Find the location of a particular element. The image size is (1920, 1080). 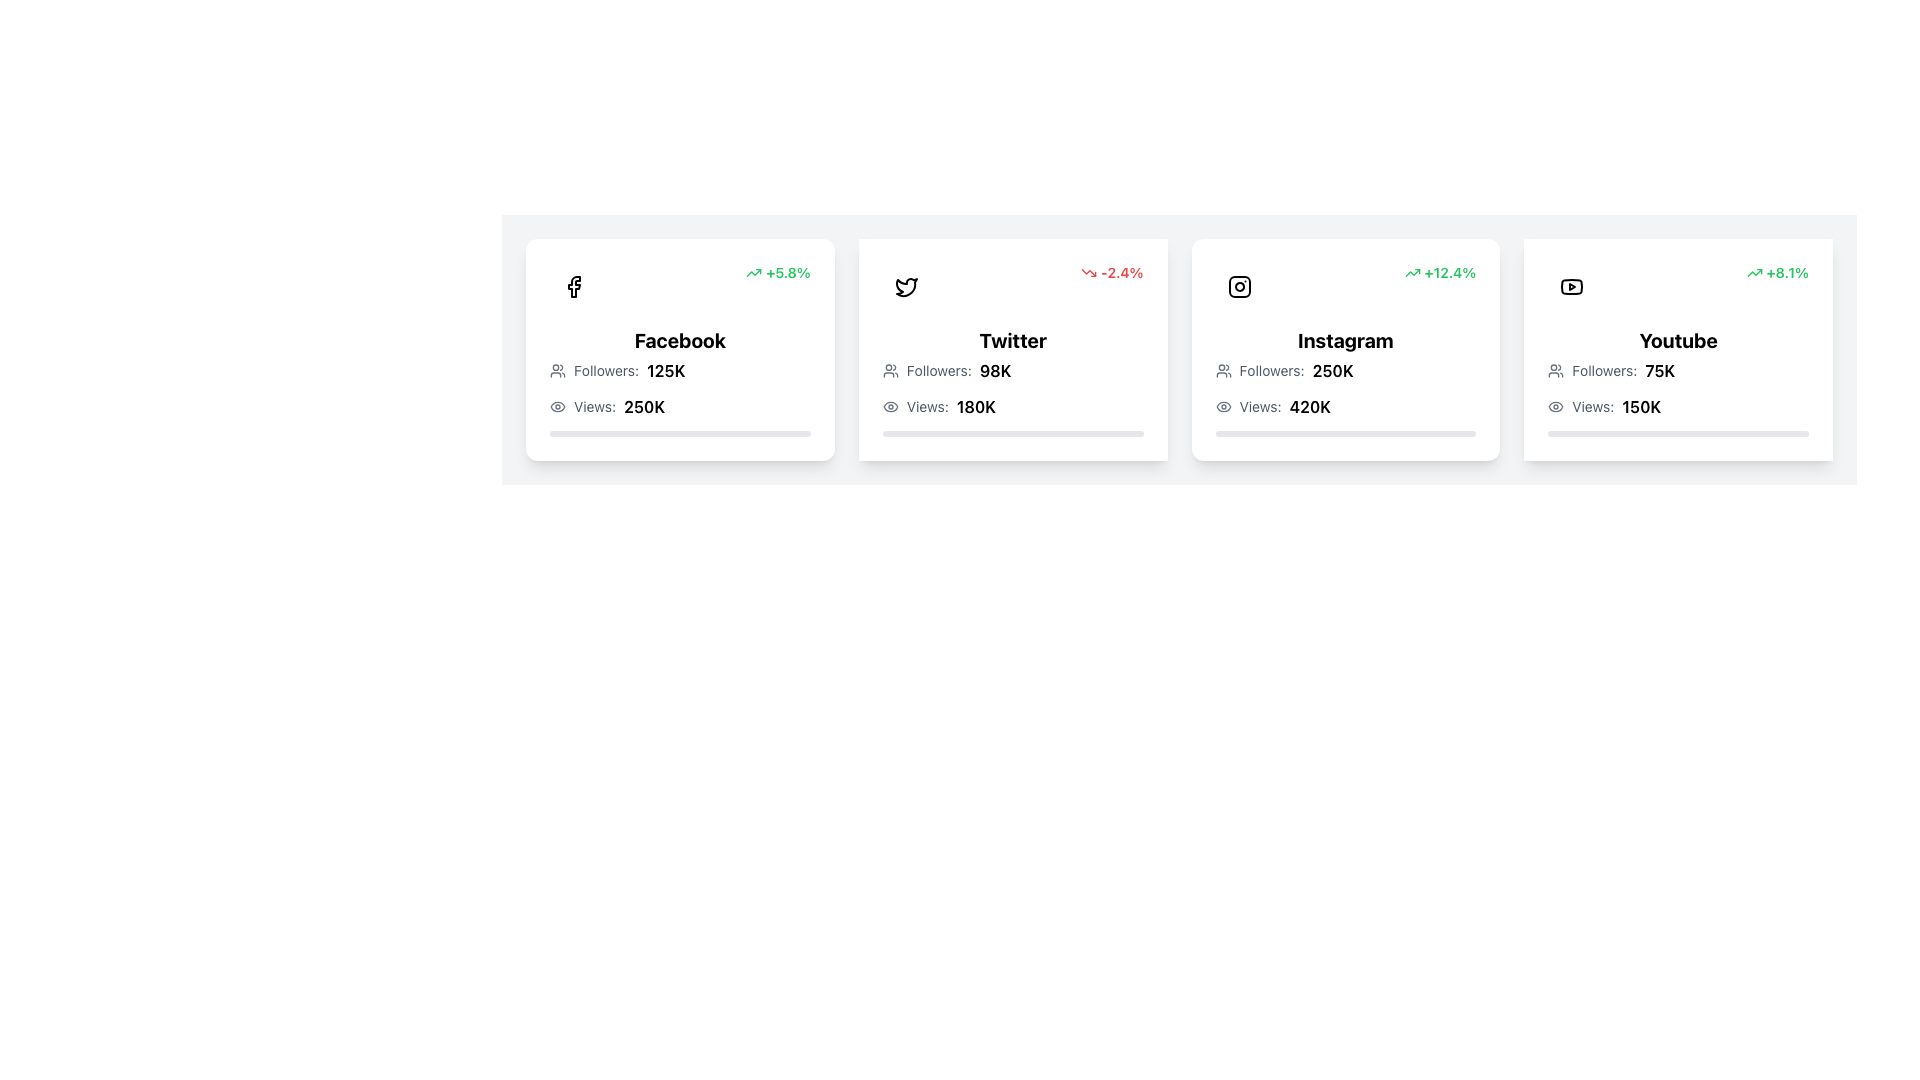

the 'Followers:' text label, which is styled in gray and located within the YouTube card, positioned above the numerical follower count '75K' is located at coordinates (1604, 370).